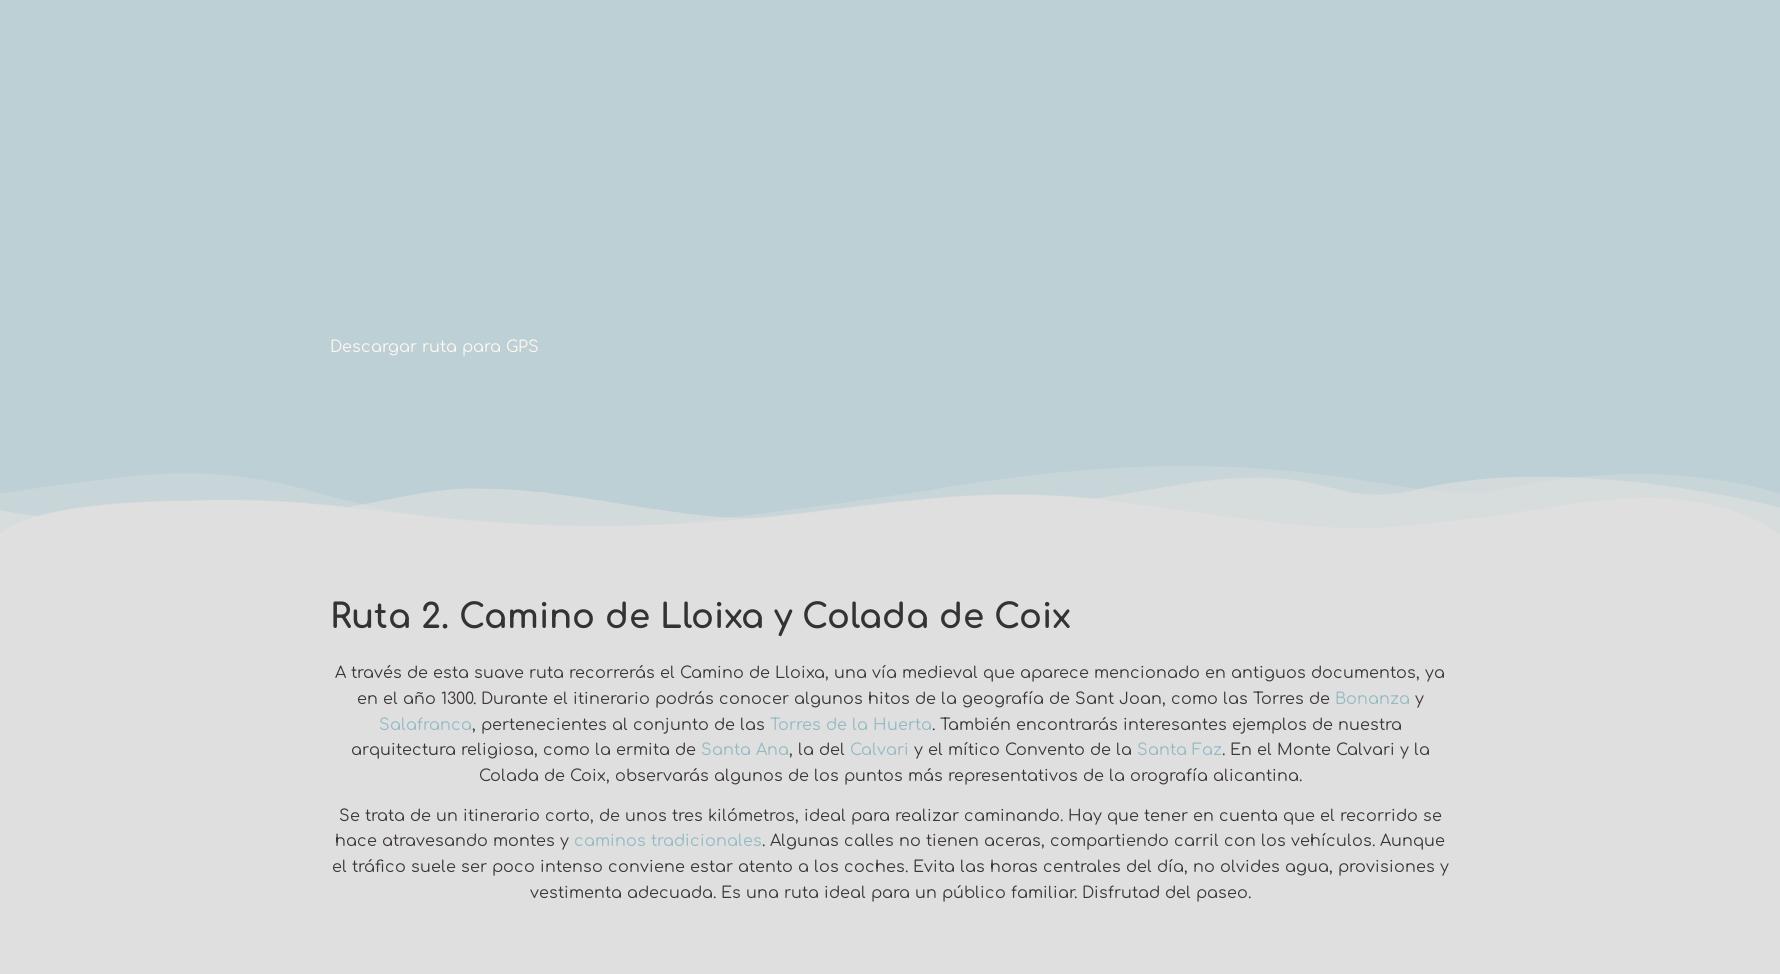  What do you see at coordinates (953, 761) in the screenshot?
I see `'. En el Monte Calvari y la Colada de Coix, observarás algunos de los puntos más representativos de la orografía alicantina.'` at bounding box center [953, 761].